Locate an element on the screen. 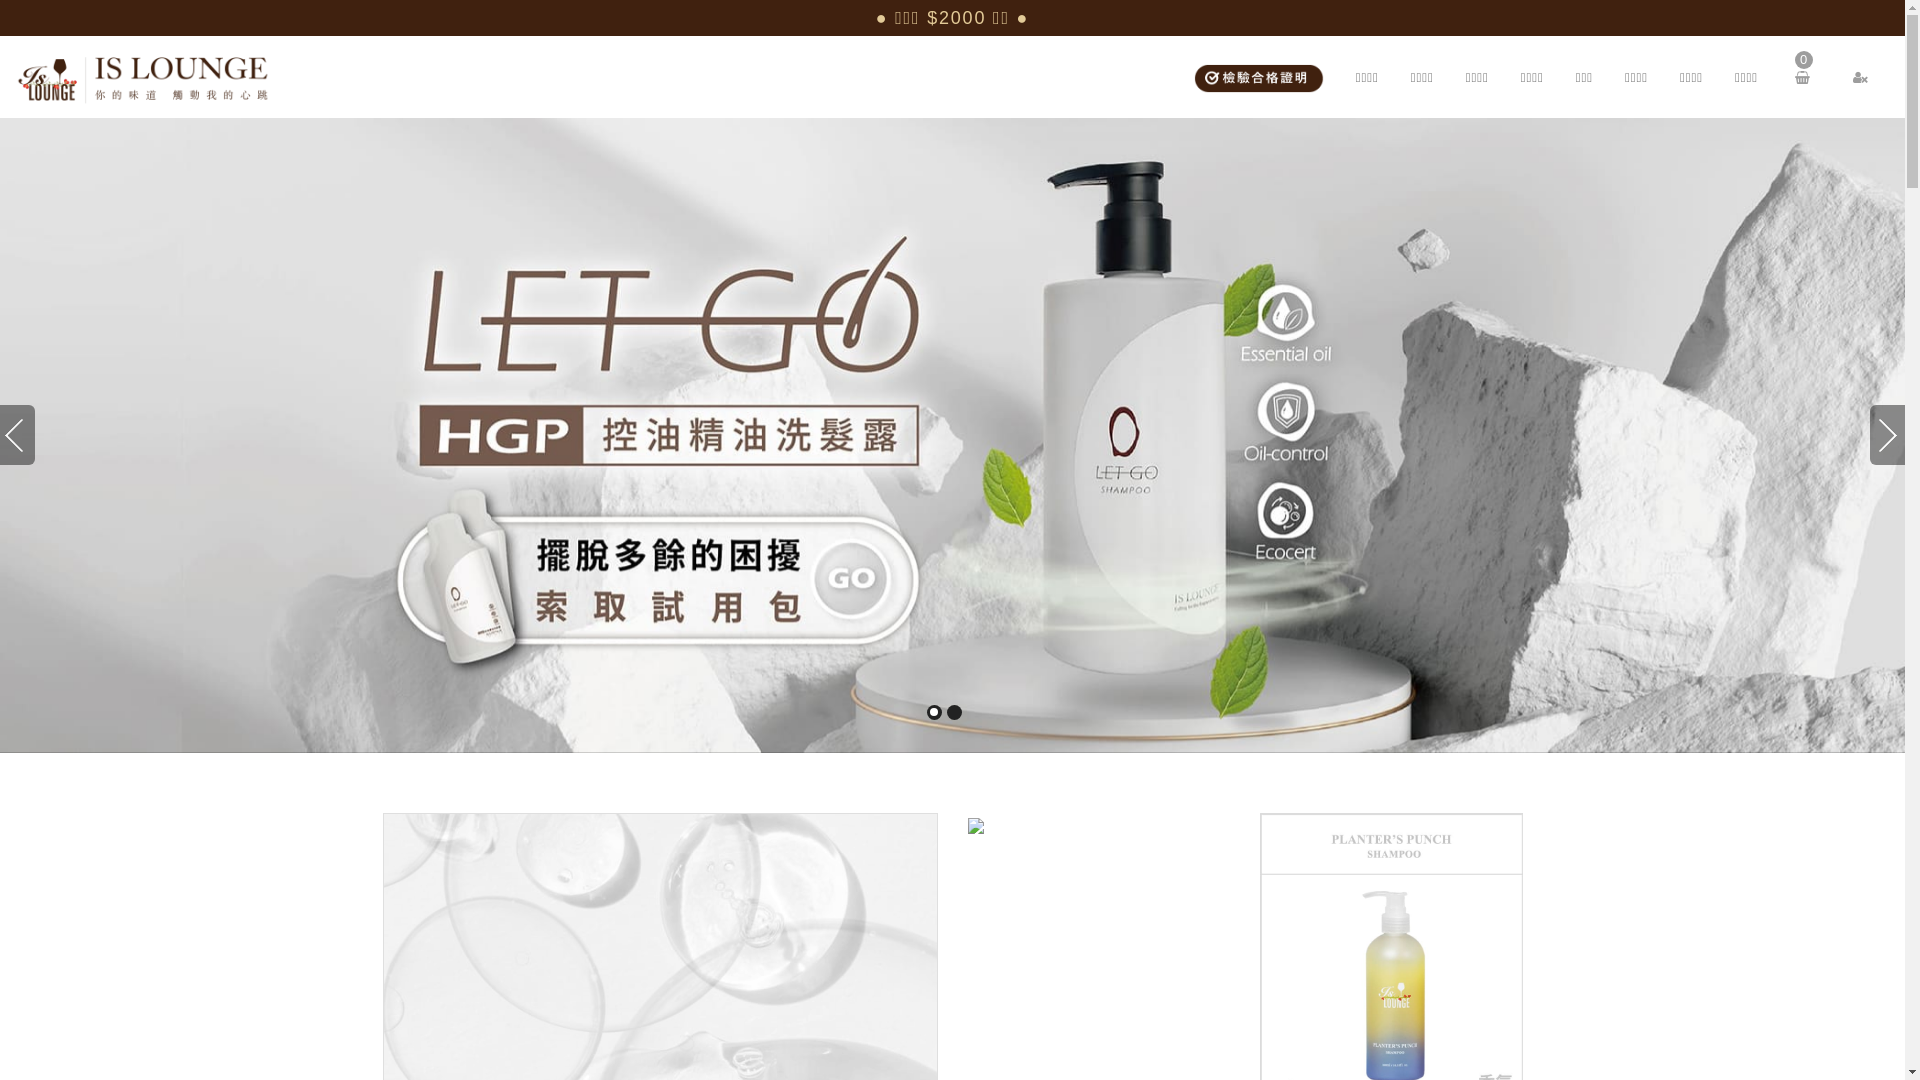 The height and width of the screenshot is (1080, 1920). '0' is located at coordinates (1805, 76).